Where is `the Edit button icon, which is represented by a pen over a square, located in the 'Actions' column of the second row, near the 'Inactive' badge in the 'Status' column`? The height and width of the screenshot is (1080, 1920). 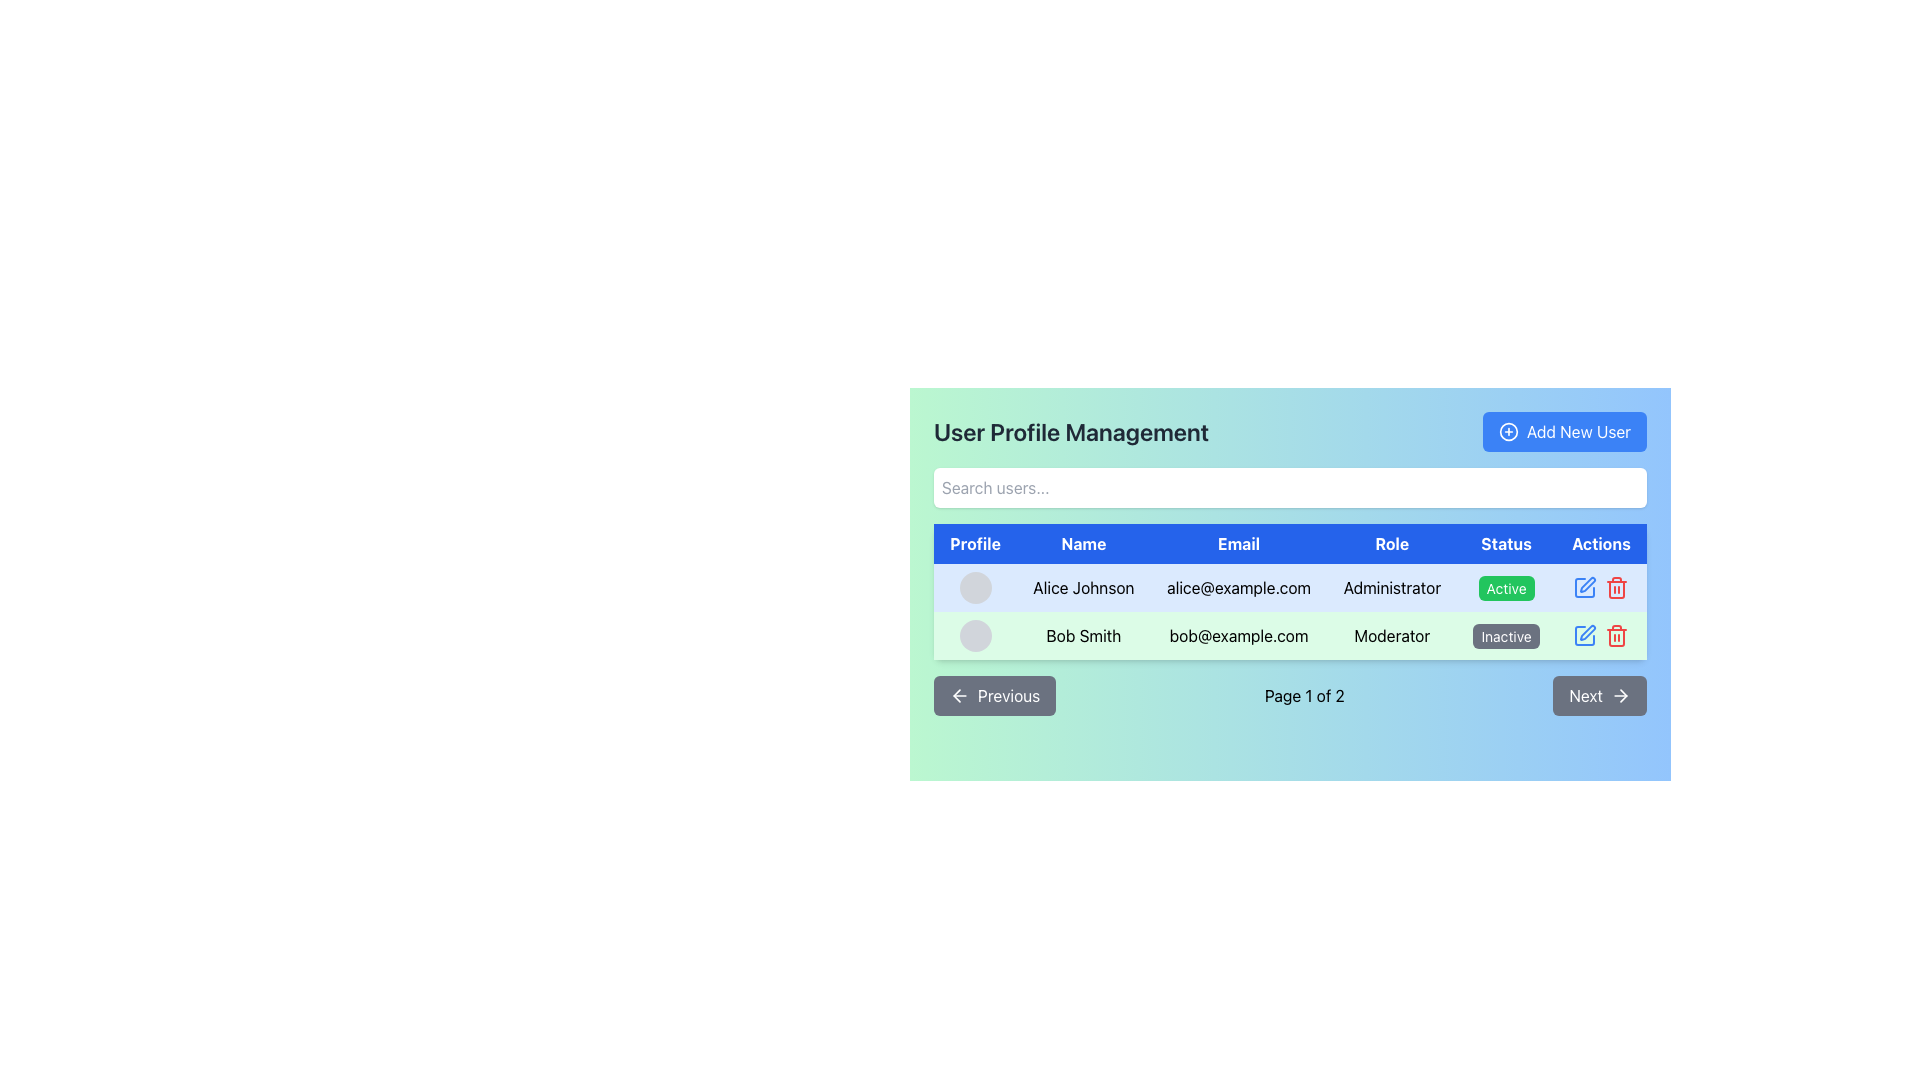 the Edit button icon, which is represented by a pen over a square, located in the 'Actions' column of the second row, near the 'Inactive' badge in the 'Status' column is located at coordinates (1584, 636).